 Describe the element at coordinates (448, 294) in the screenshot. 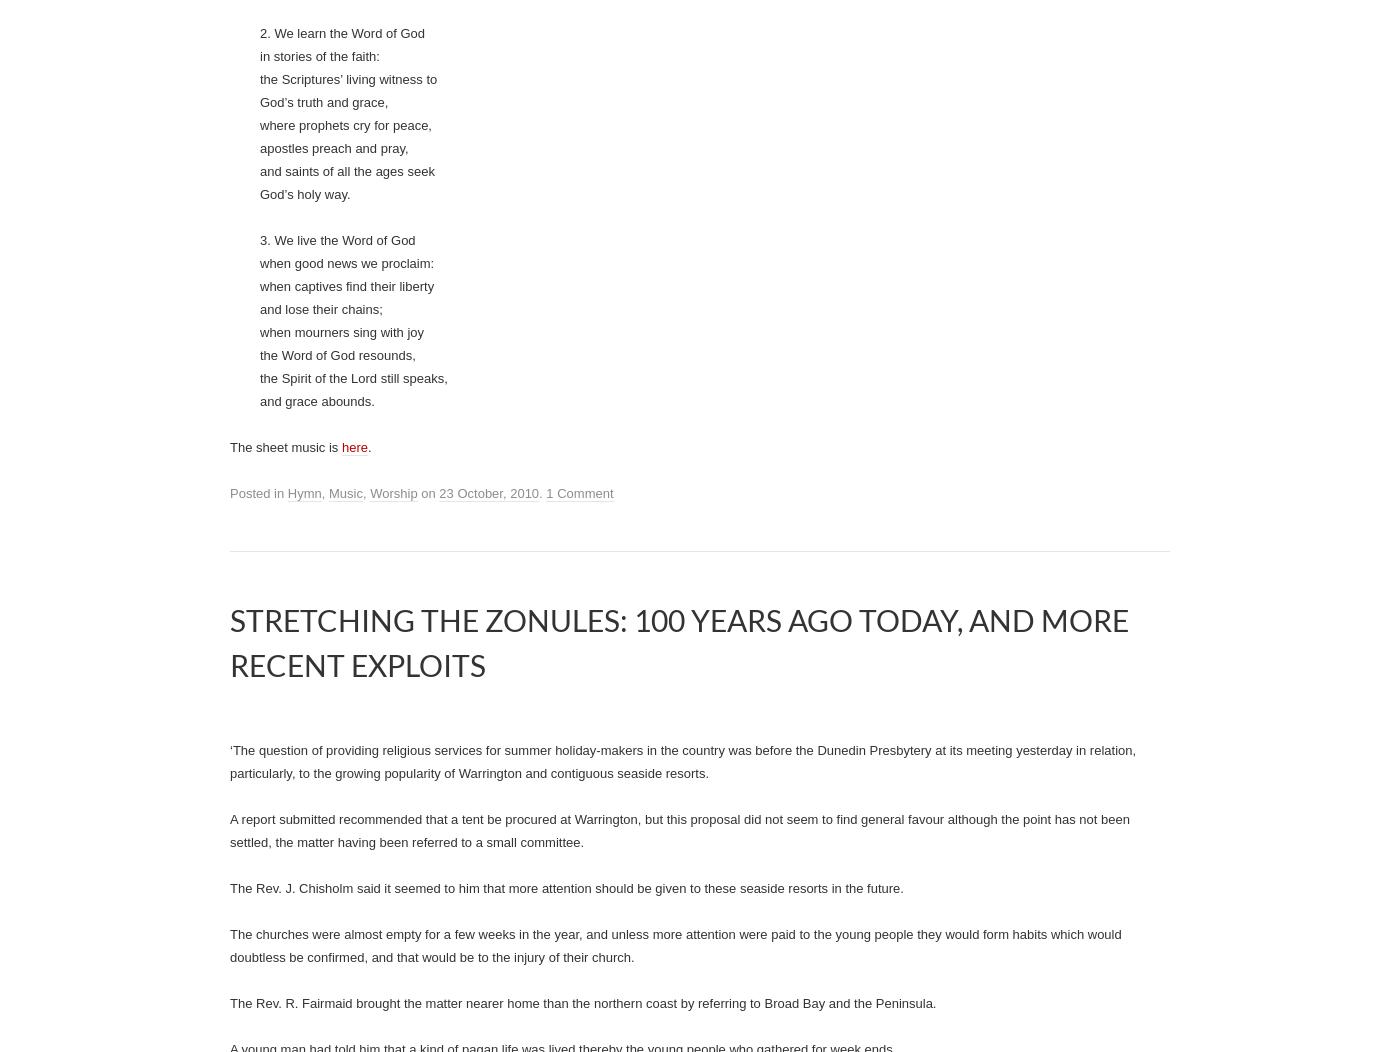

I see `'Holy Communion'` at that location.